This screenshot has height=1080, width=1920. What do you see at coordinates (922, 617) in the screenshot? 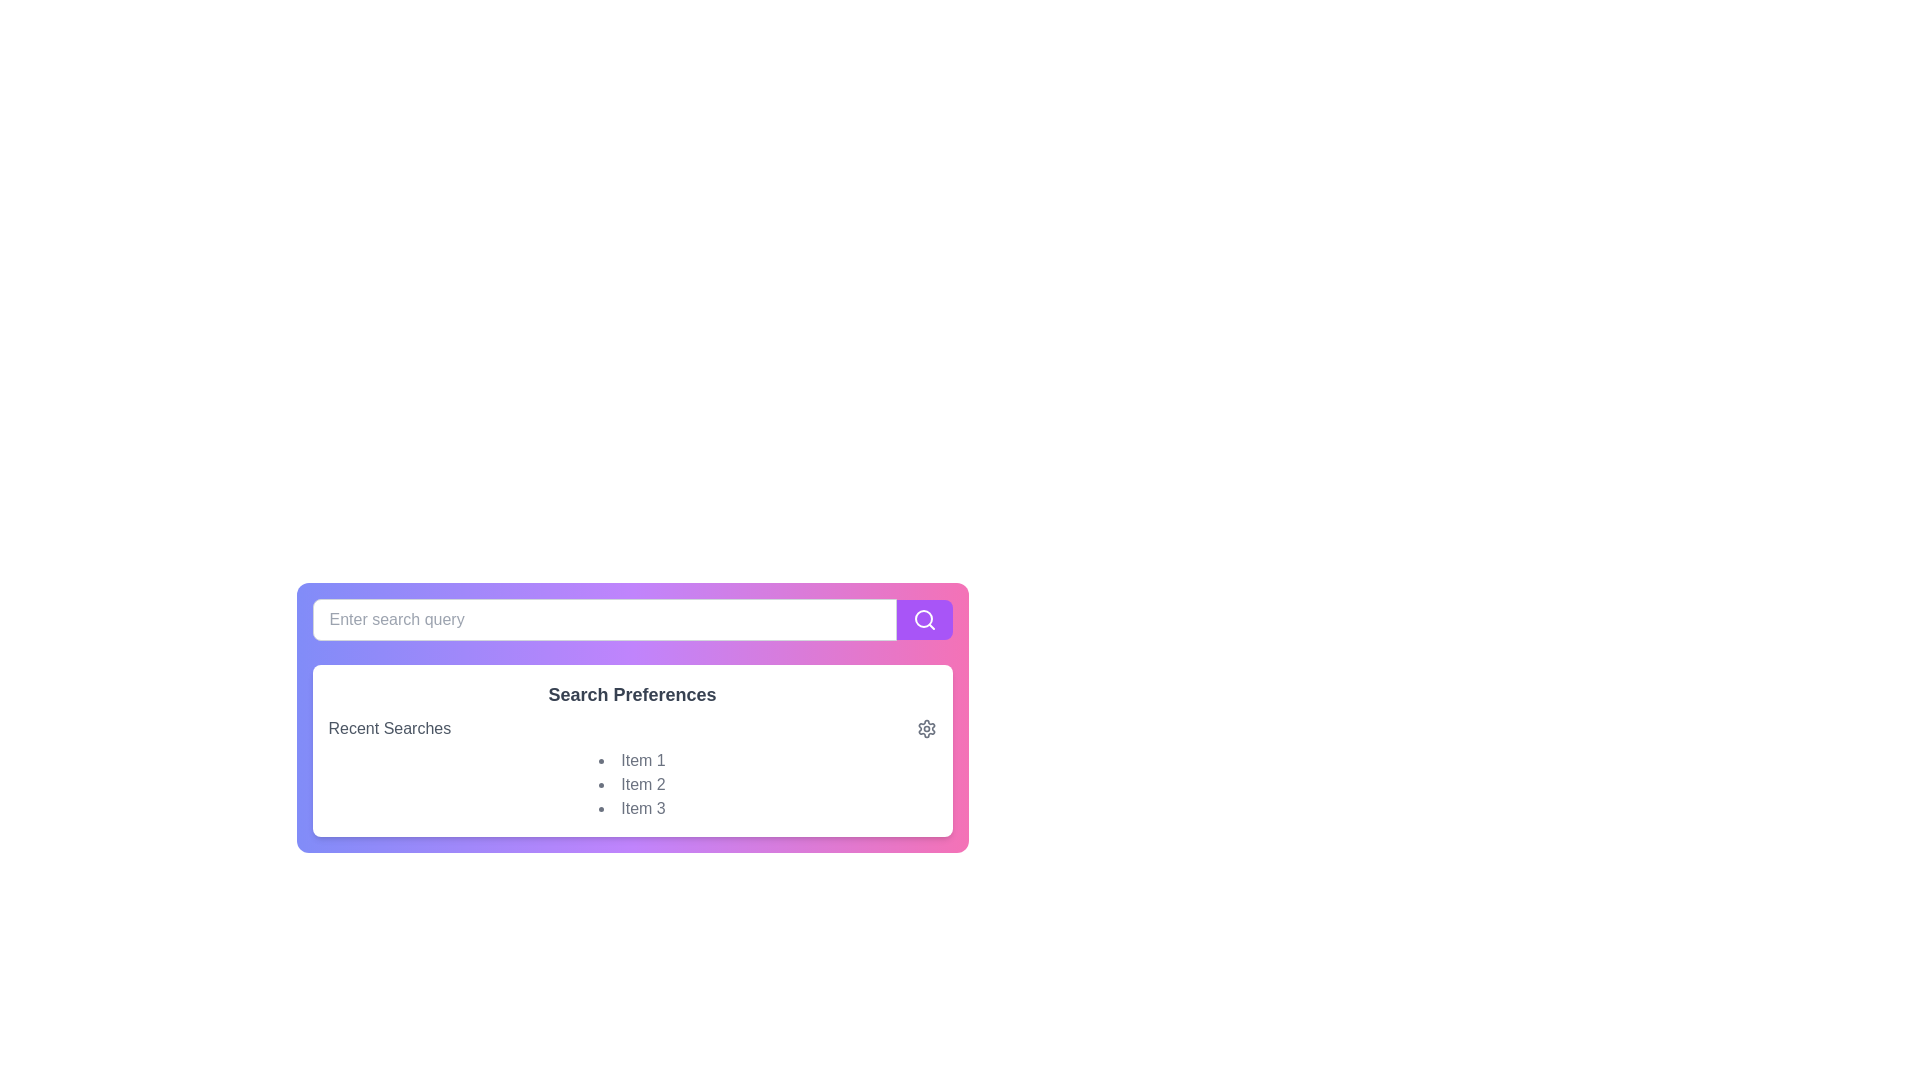
I see `the SVG circle element that represents the magnifying glass icon in the search bar` at bounding box center [922, 617].